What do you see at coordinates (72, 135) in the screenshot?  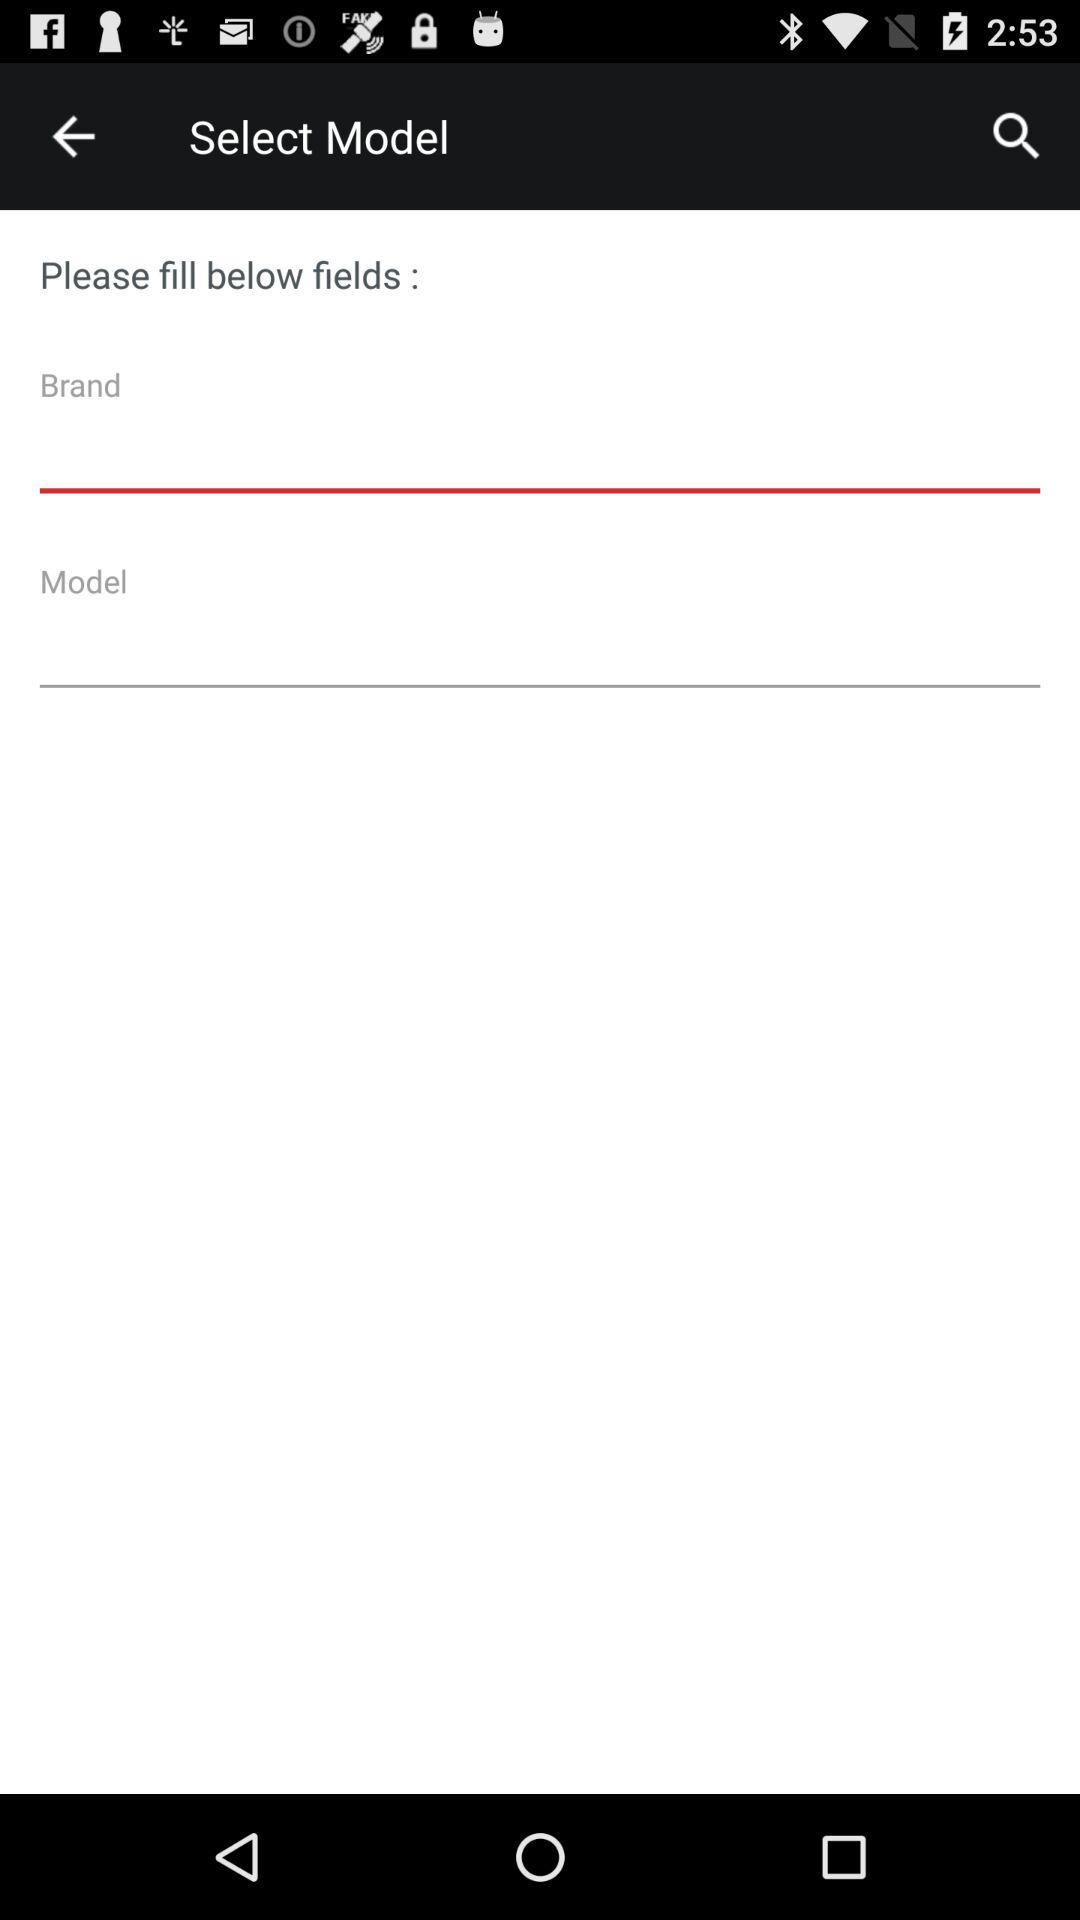 I see `item next to the select model icon` at bounding box center [72, 135].